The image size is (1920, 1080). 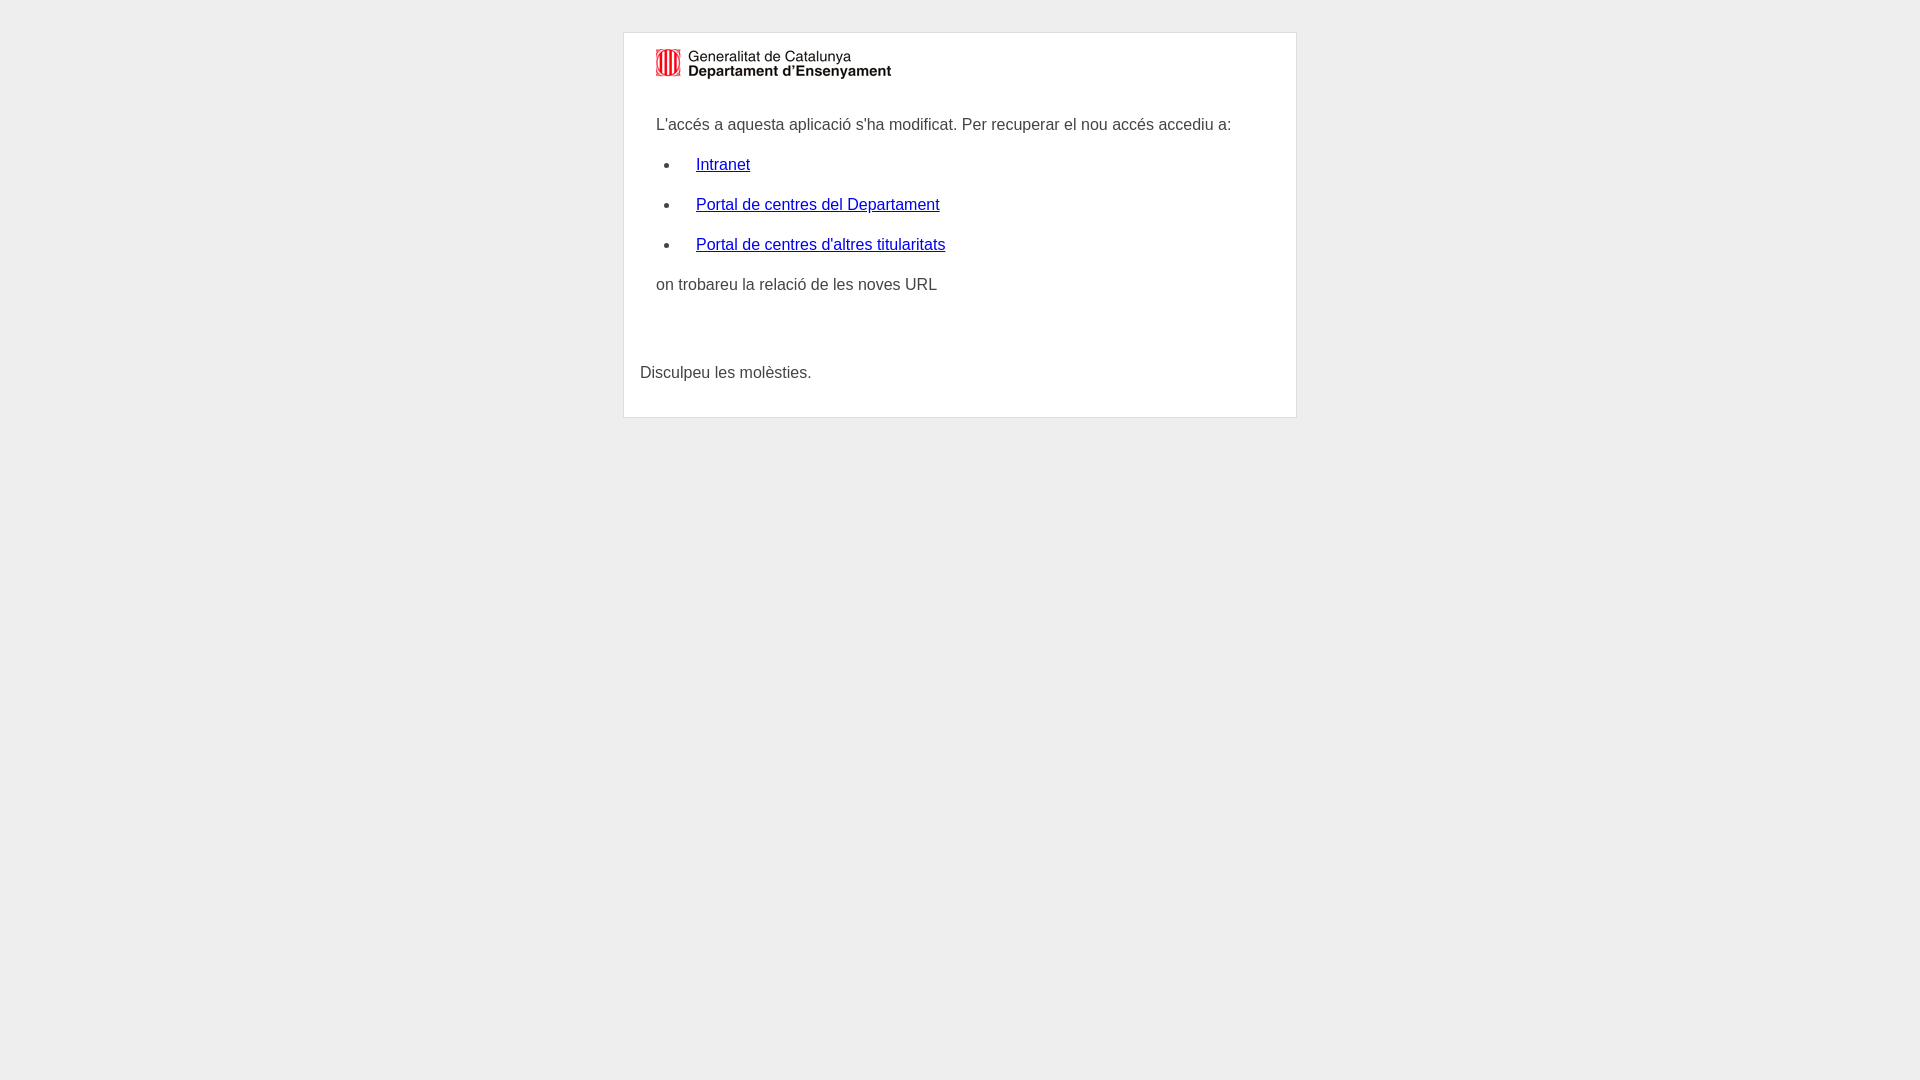 I want to click on 'Portal de centres del Departament', so click(x=817, y=204).